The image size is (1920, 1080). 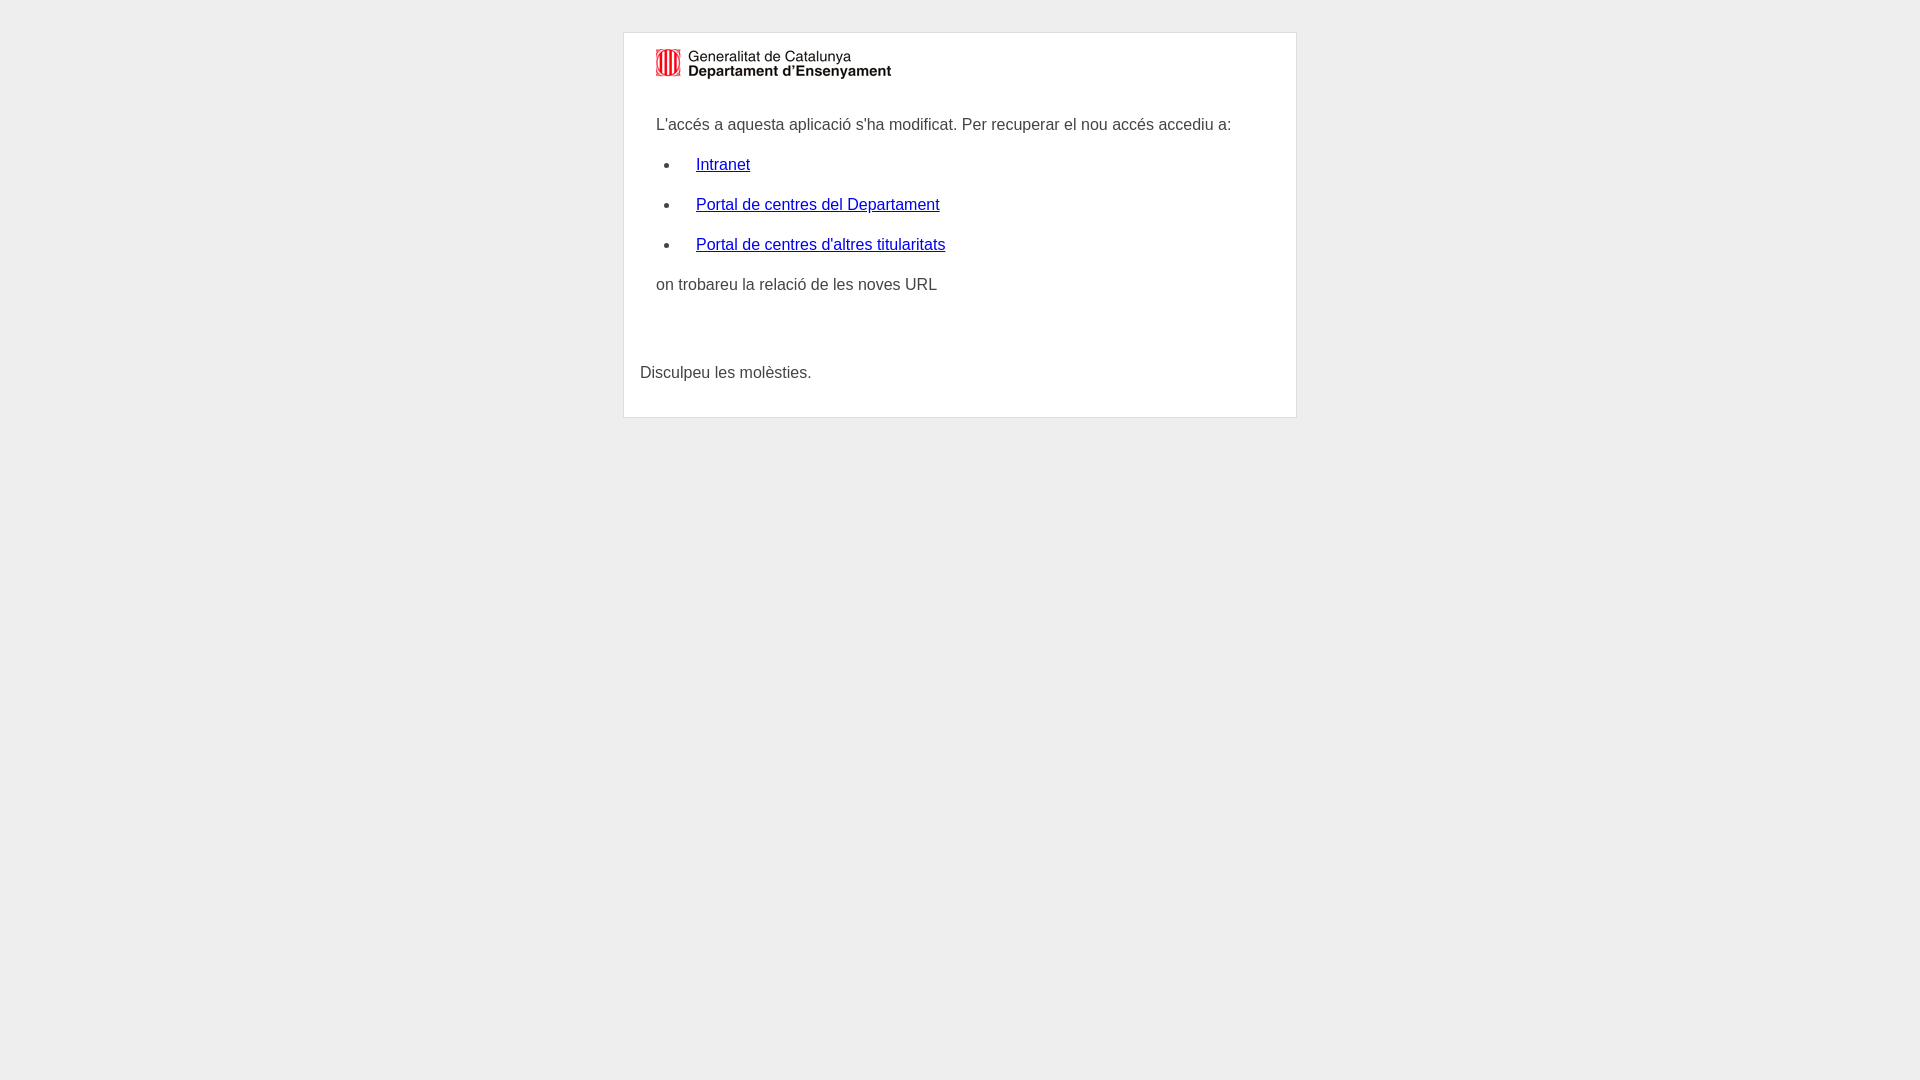 I want to click on 'Portal de centres del Departament', so click(x=817, y=204).